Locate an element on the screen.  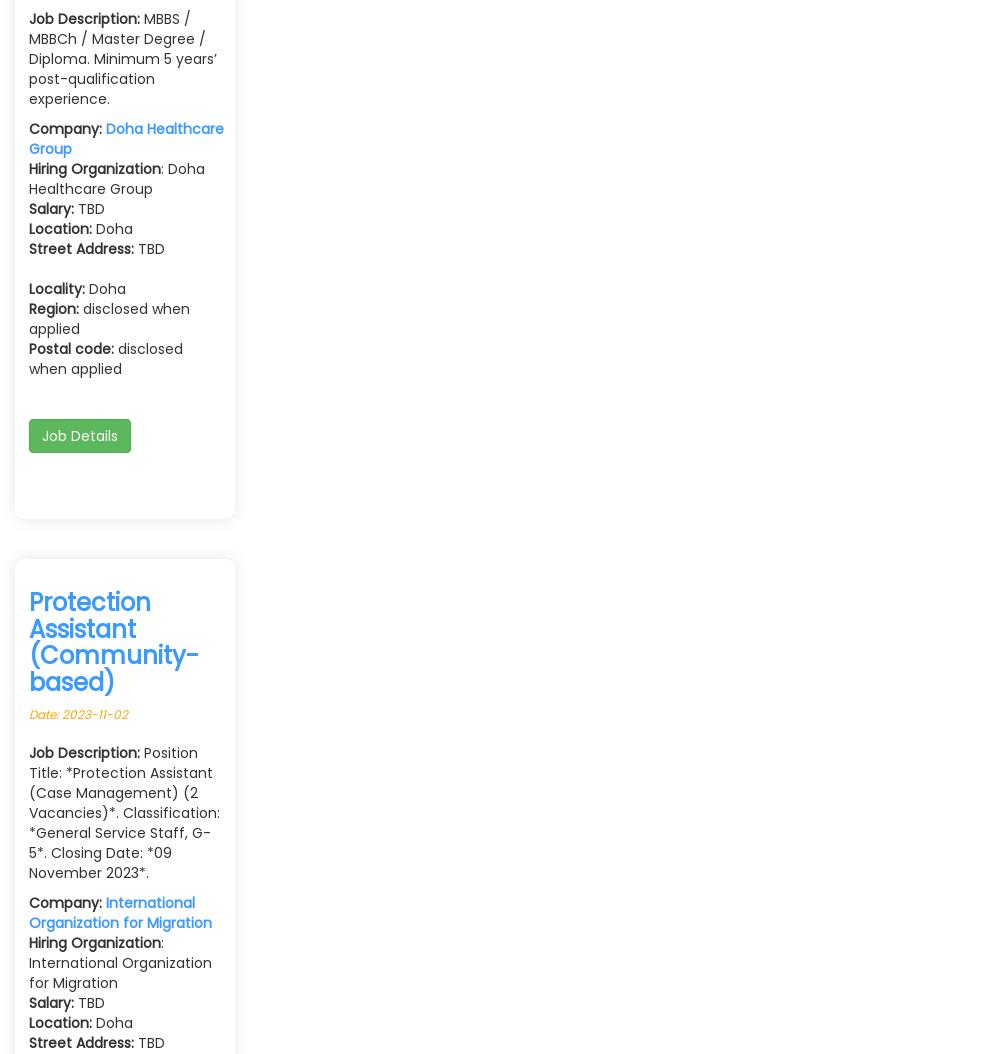
'Position Title: *Protection Assistant (Case Management) (2 Vacancies)*. Classification: *General Service Staff, G-5*. Closing Date: *09 November 2023*.' is located at coordinates (28, 811).